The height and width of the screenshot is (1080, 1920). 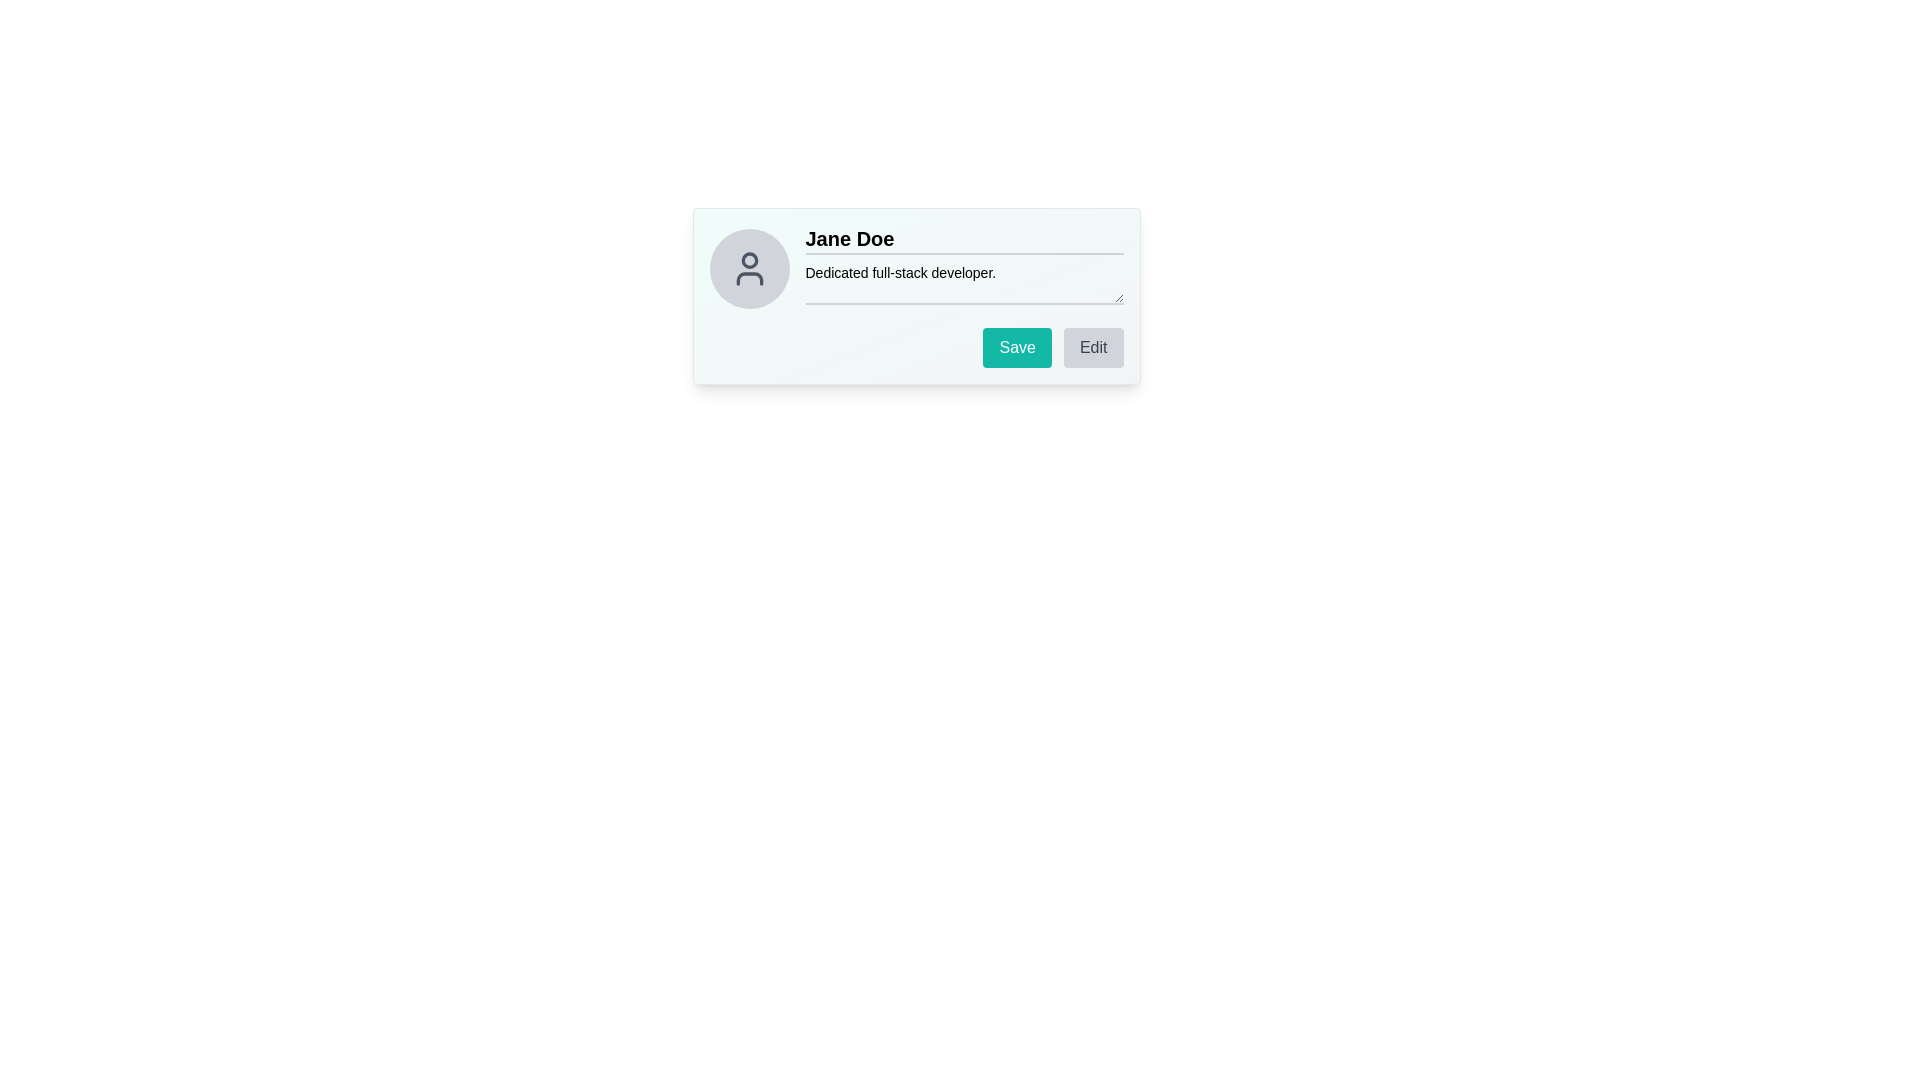 I want to click on the 'Edit' button, which is a light gray button with rounded corners located to the right of the 'Save' button, to initiate editing, so click(x=1092, y=346).